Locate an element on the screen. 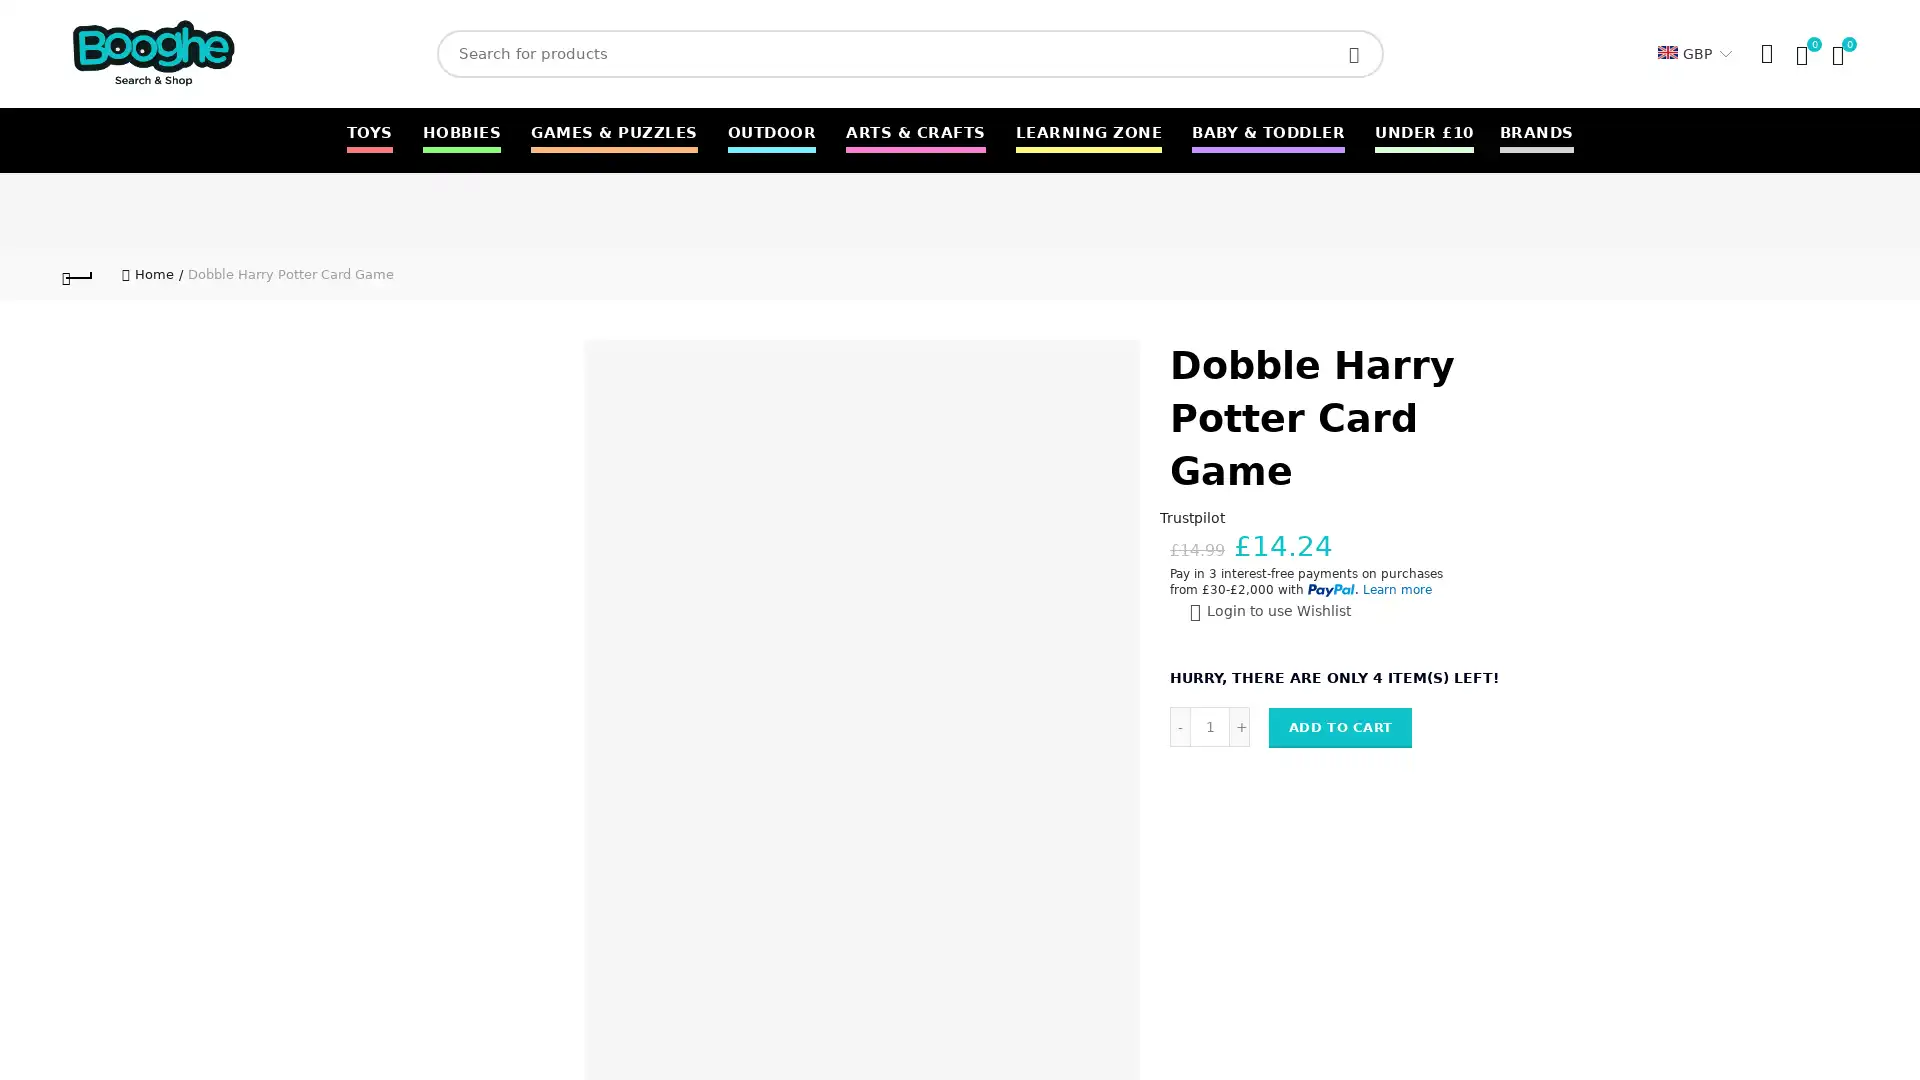  ADD TO CART is located at coordinates (1340, 726).